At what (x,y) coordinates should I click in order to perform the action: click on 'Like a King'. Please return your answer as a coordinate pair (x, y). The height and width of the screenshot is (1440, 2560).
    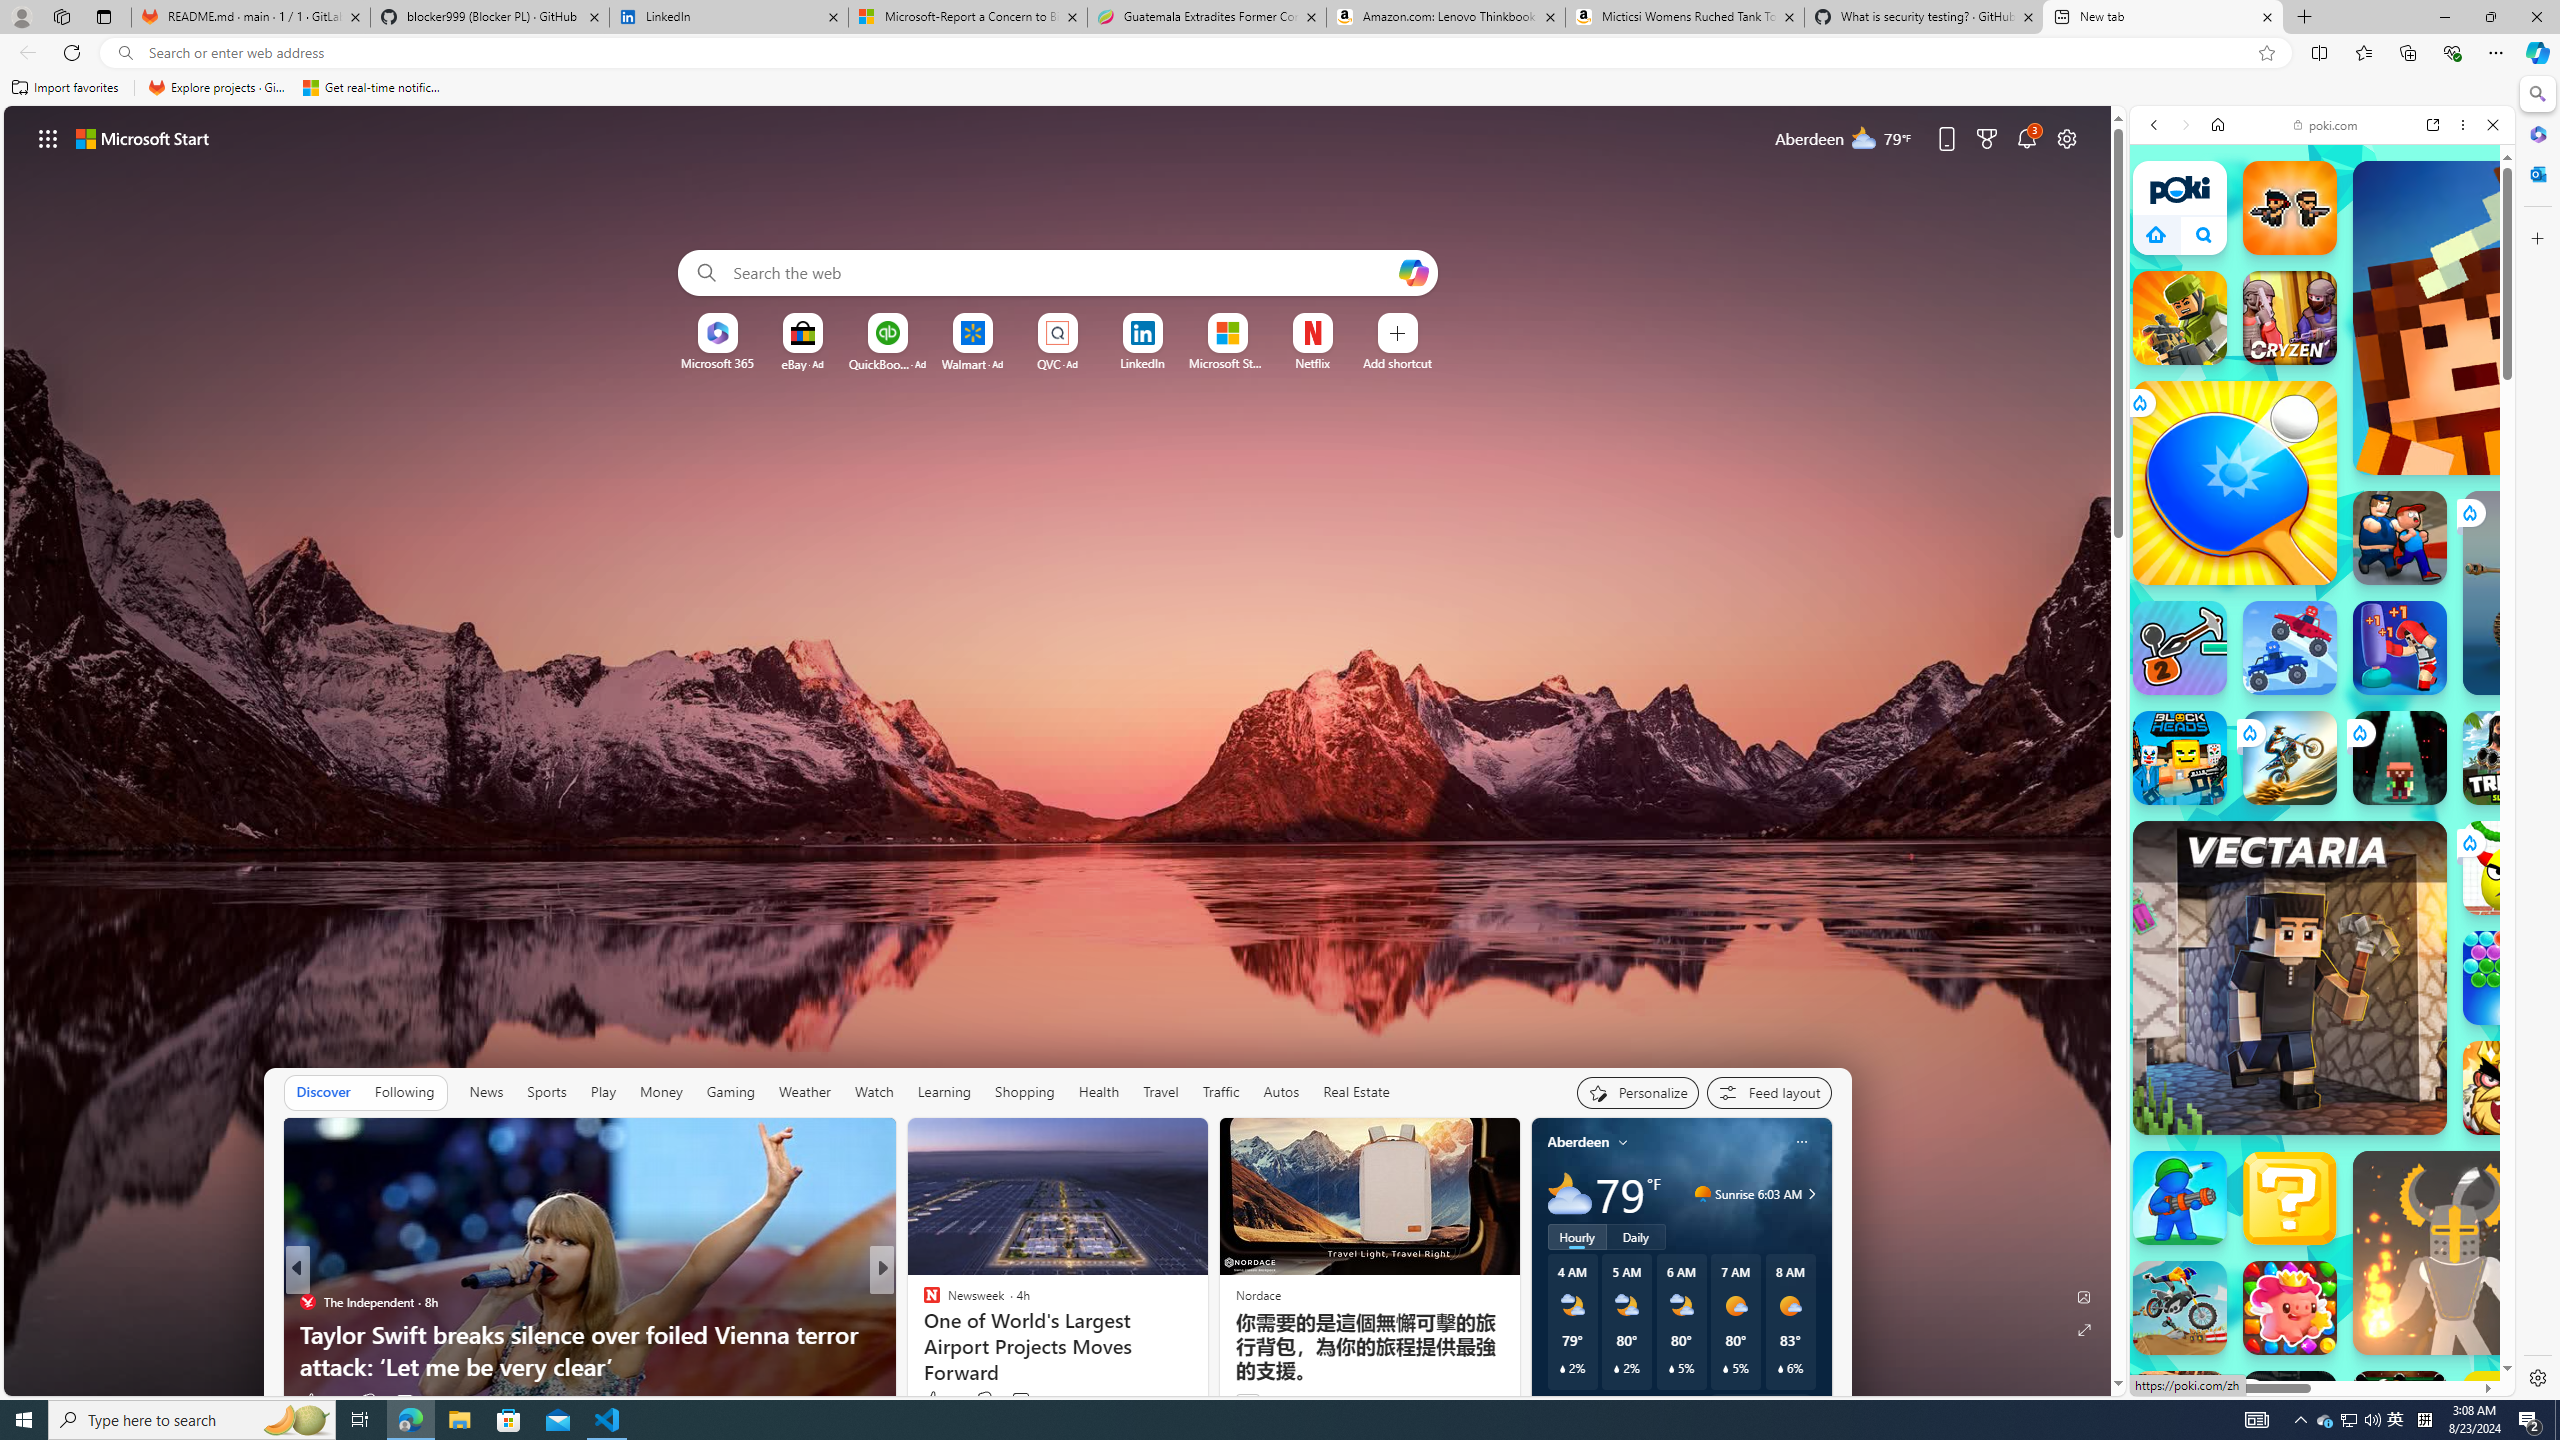
    Looking at the image, I should click on (2510, 1087).